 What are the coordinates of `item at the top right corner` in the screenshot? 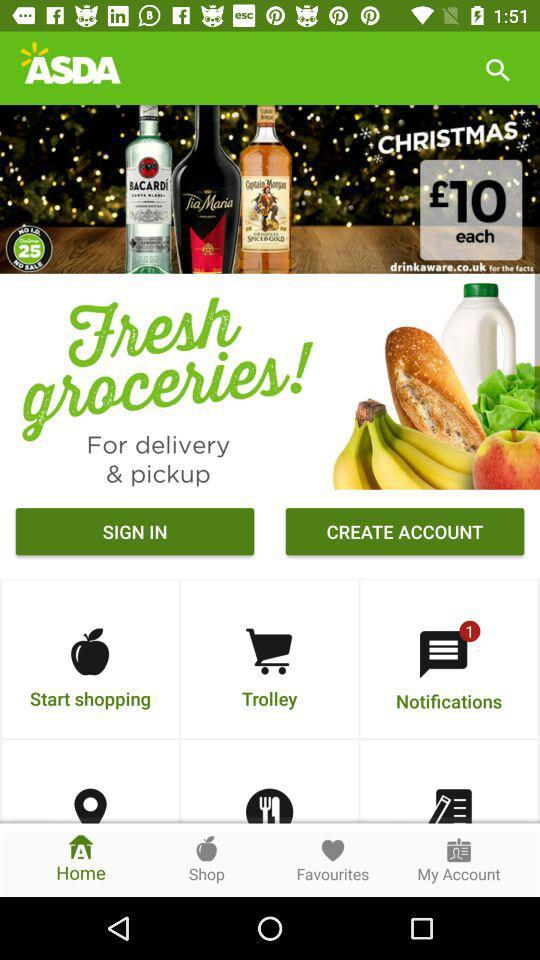 It's located at (496, 68).